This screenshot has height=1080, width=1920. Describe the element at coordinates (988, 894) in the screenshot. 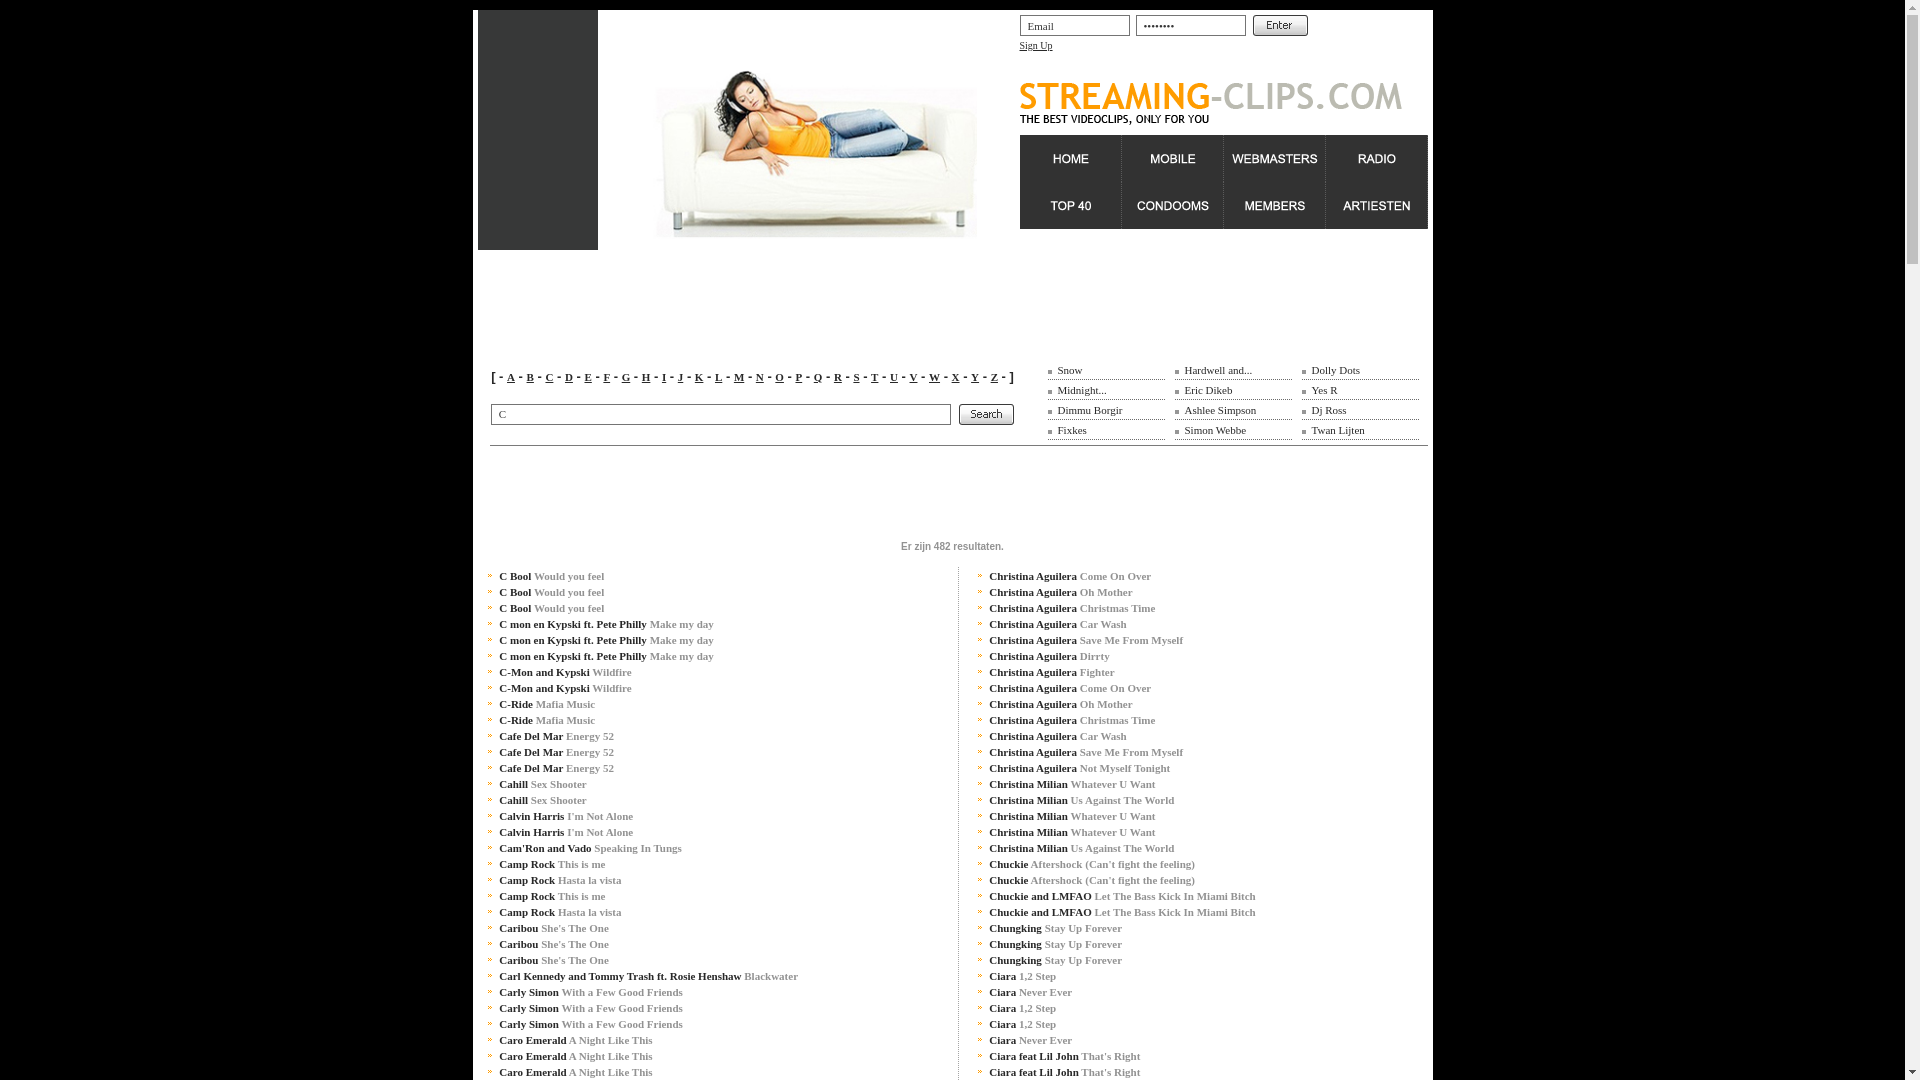

I see `'Chuckie and LMFAO Let The Bass Kick In Miami Bitch'` at that location.